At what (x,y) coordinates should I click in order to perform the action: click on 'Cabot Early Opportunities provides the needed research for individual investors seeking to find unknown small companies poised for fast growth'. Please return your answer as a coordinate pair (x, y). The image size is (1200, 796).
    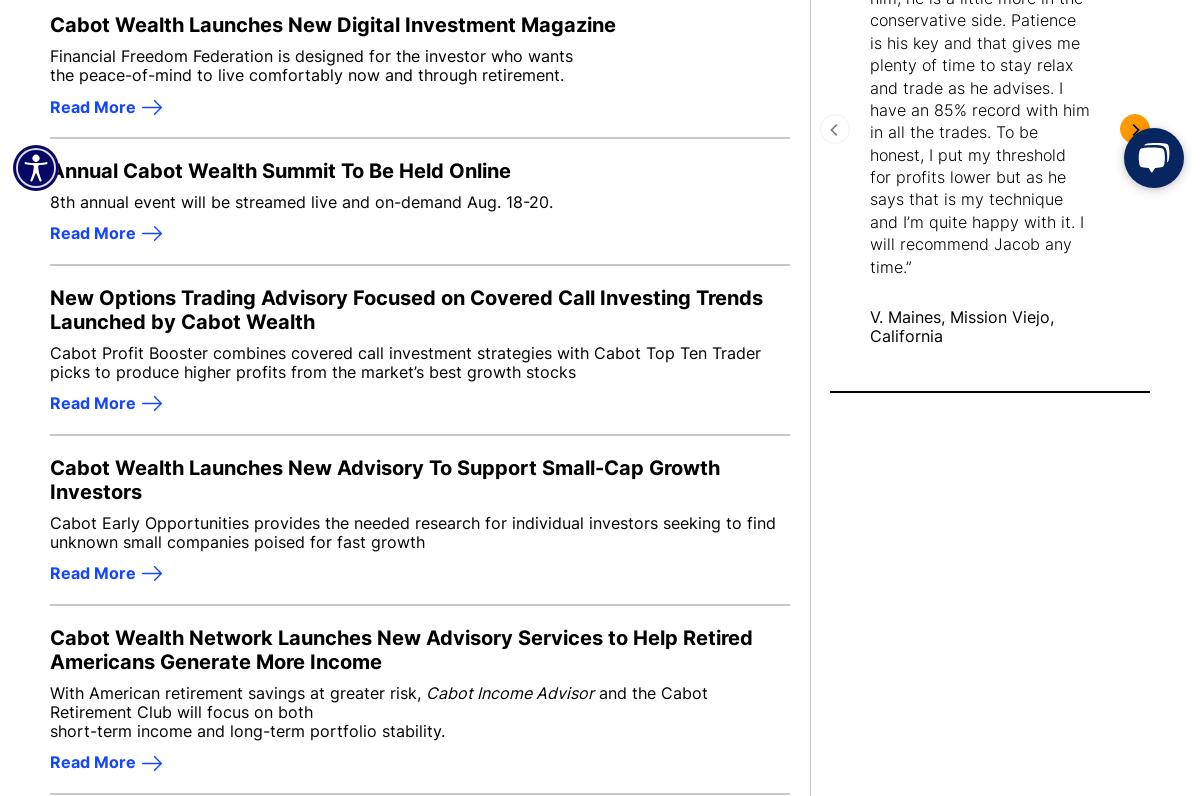
    Looking at the image, I should click on (50, 530).